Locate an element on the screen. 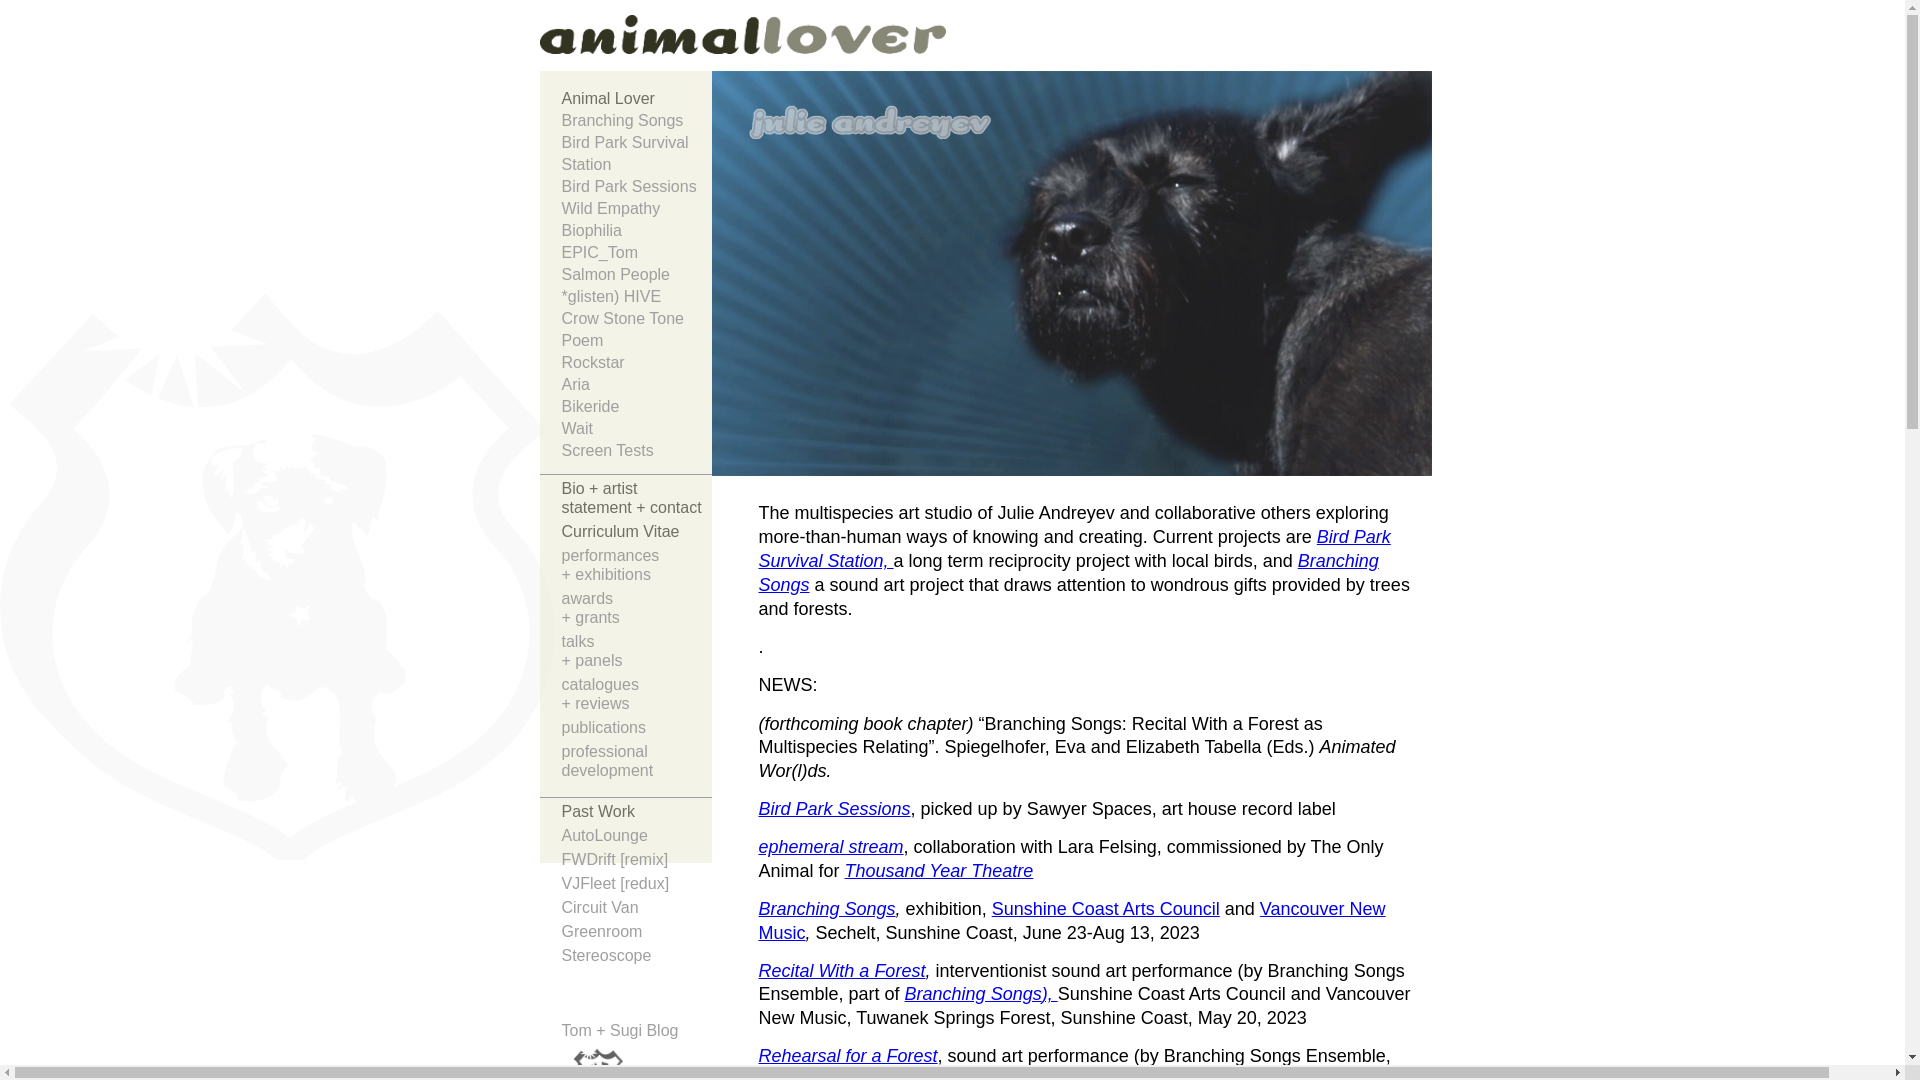 The width and height of the screenshot is (1920, 1080). '),' is located at coordinates (1049, 994).